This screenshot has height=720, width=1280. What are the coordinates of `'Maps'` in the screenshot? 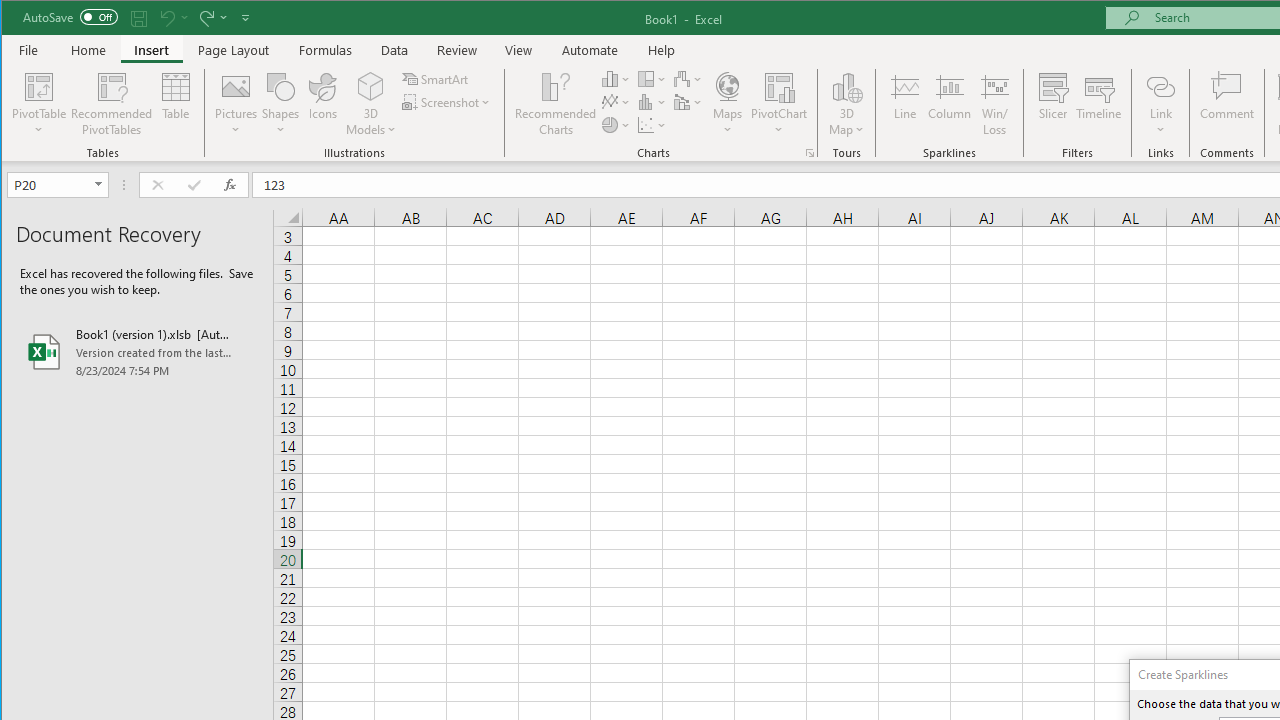 It's located at (726, 104).